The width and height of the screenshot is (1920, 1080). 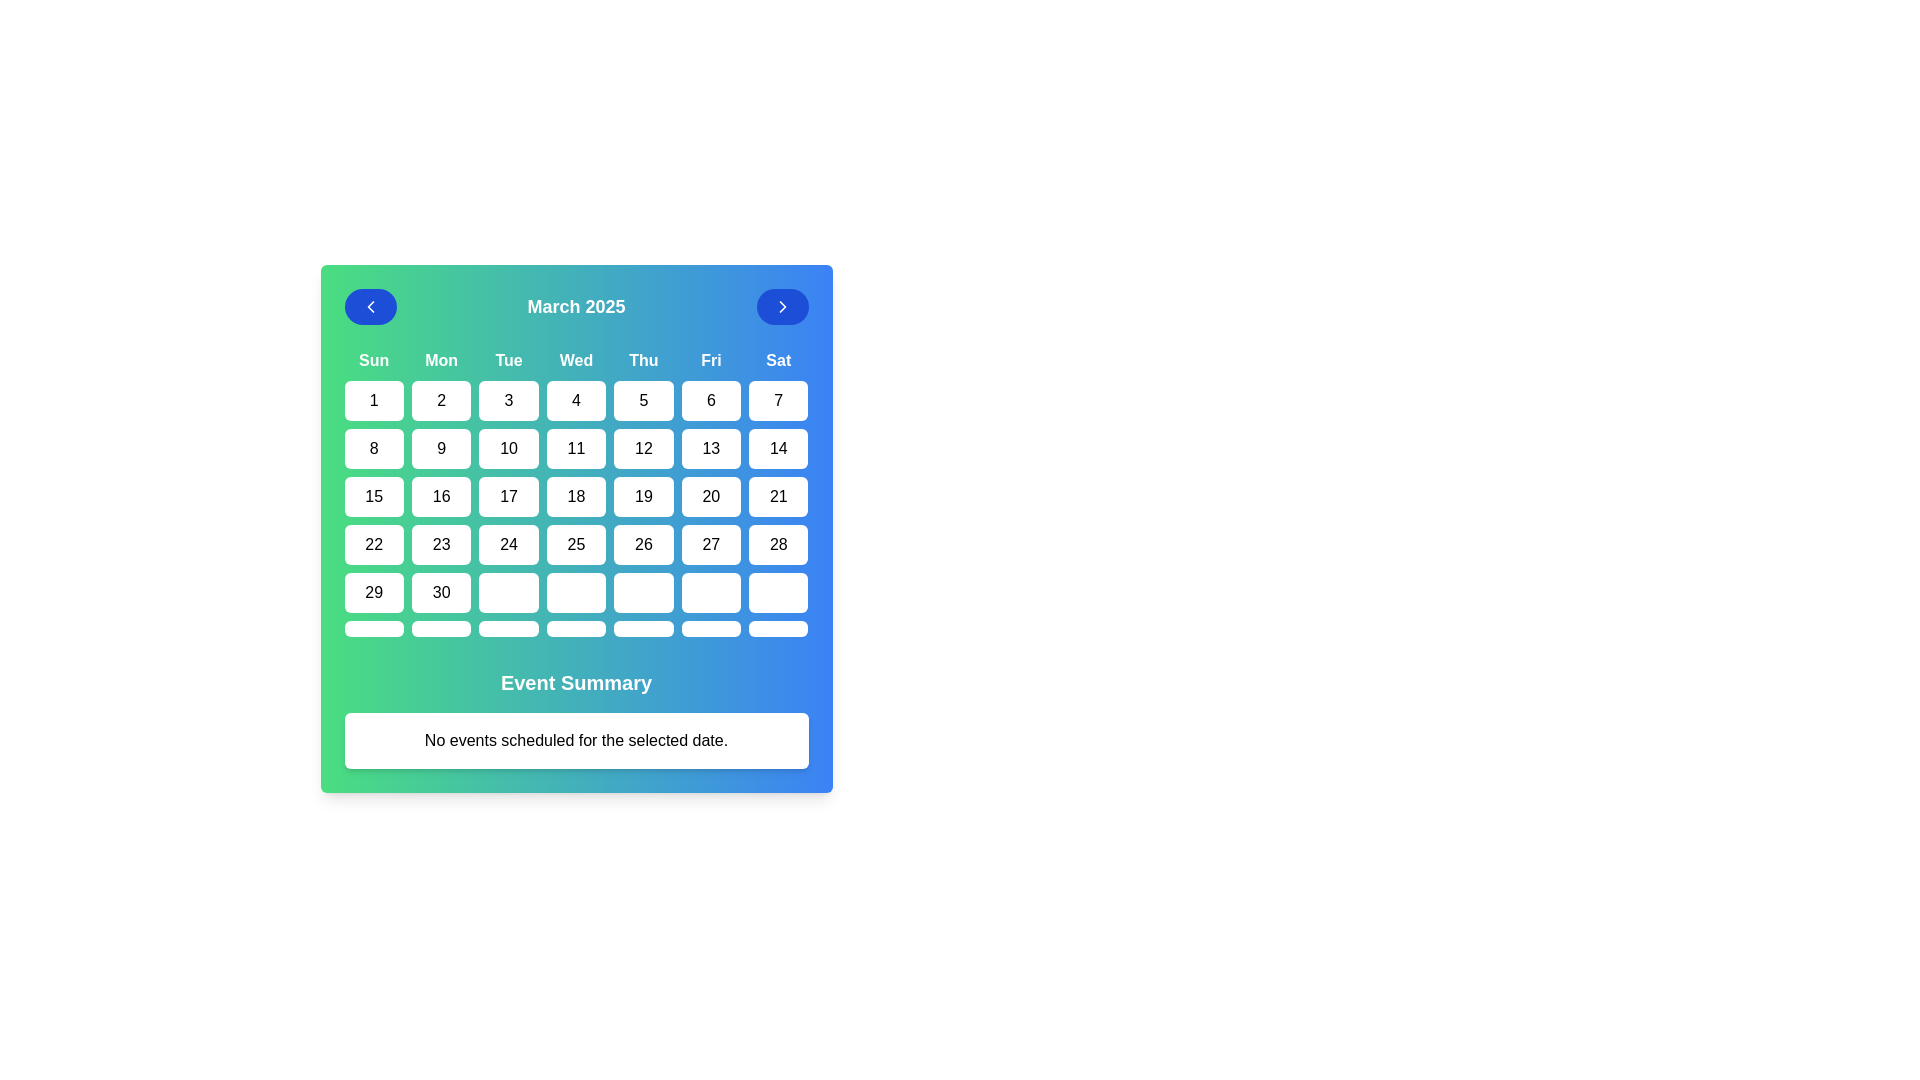 I want to click on the text label displaying 'Tue' in bold font, which is the third element in the row of day labels above the date grid, so click(x=508, y=361).